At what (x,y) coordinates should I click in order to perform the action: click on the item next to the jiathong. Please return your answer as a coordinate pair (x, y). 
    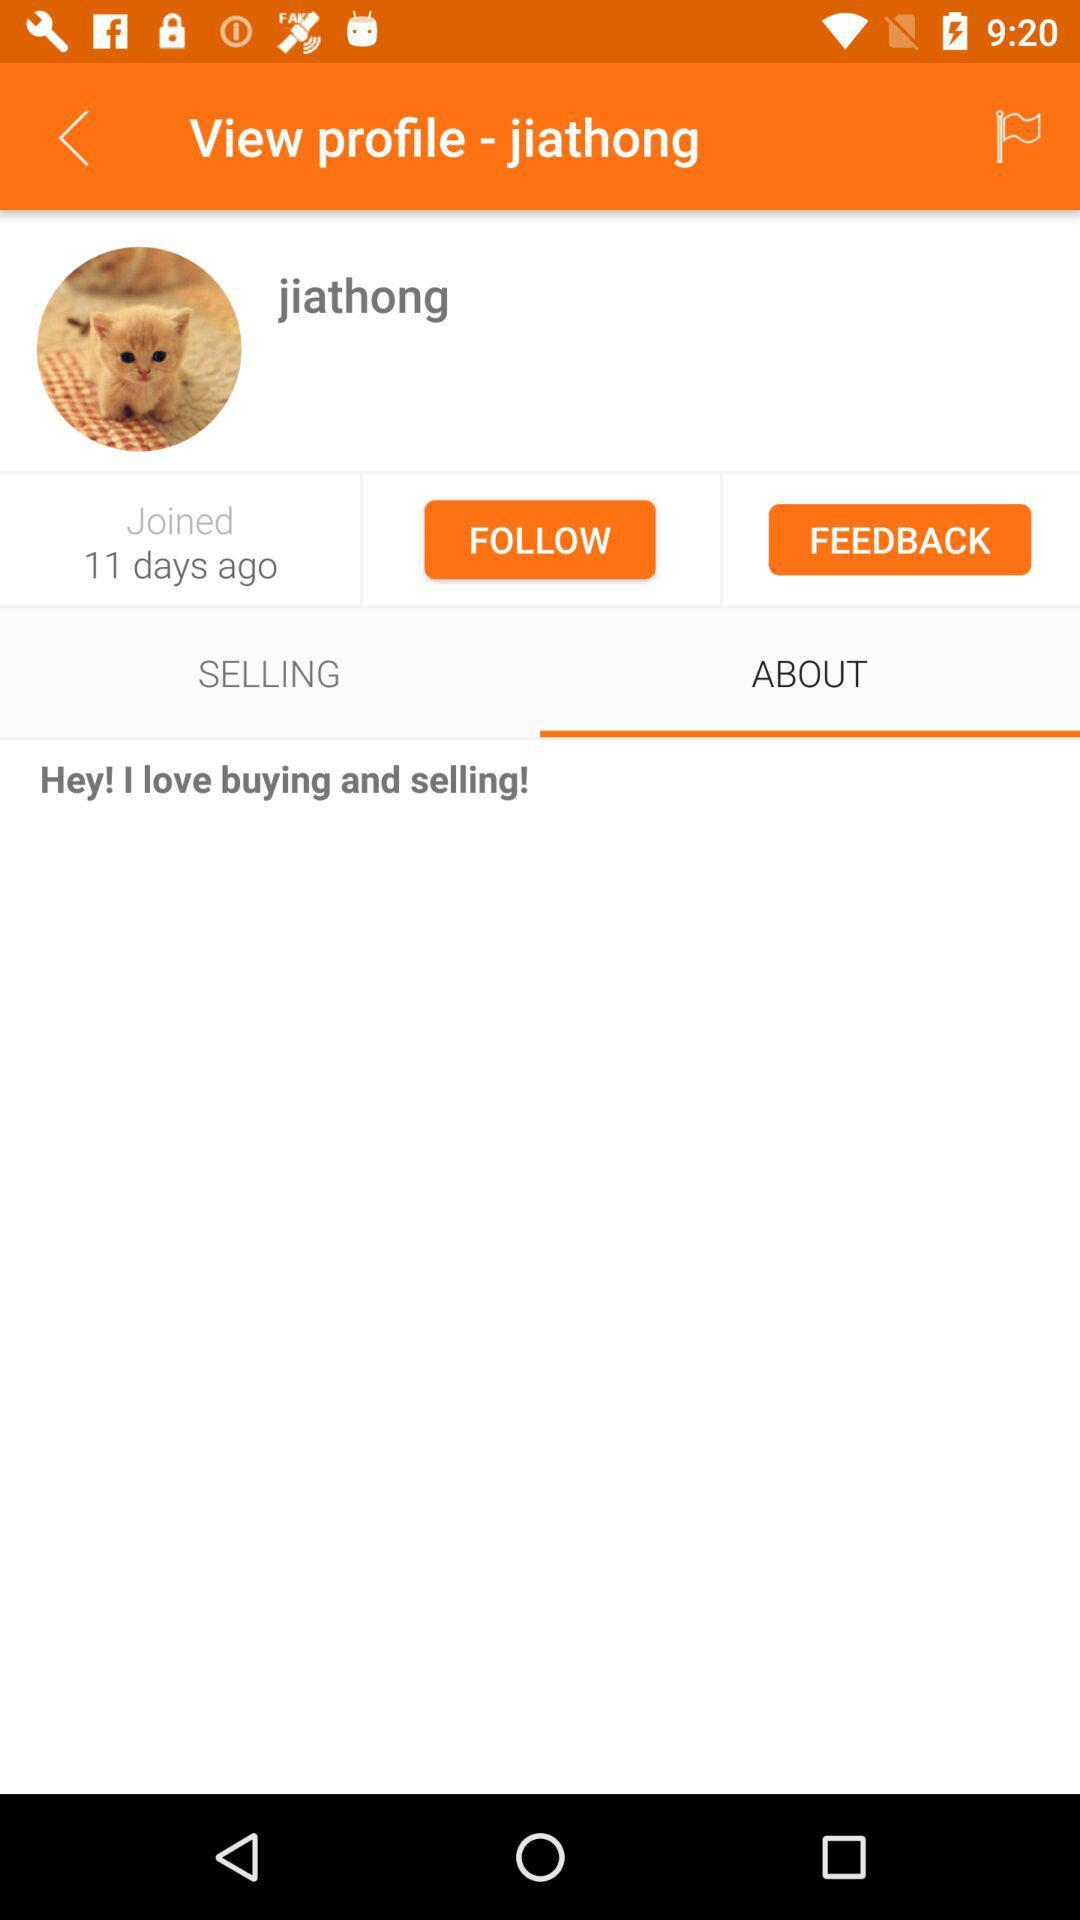
    Looking at the image, I should click on (138, 349).